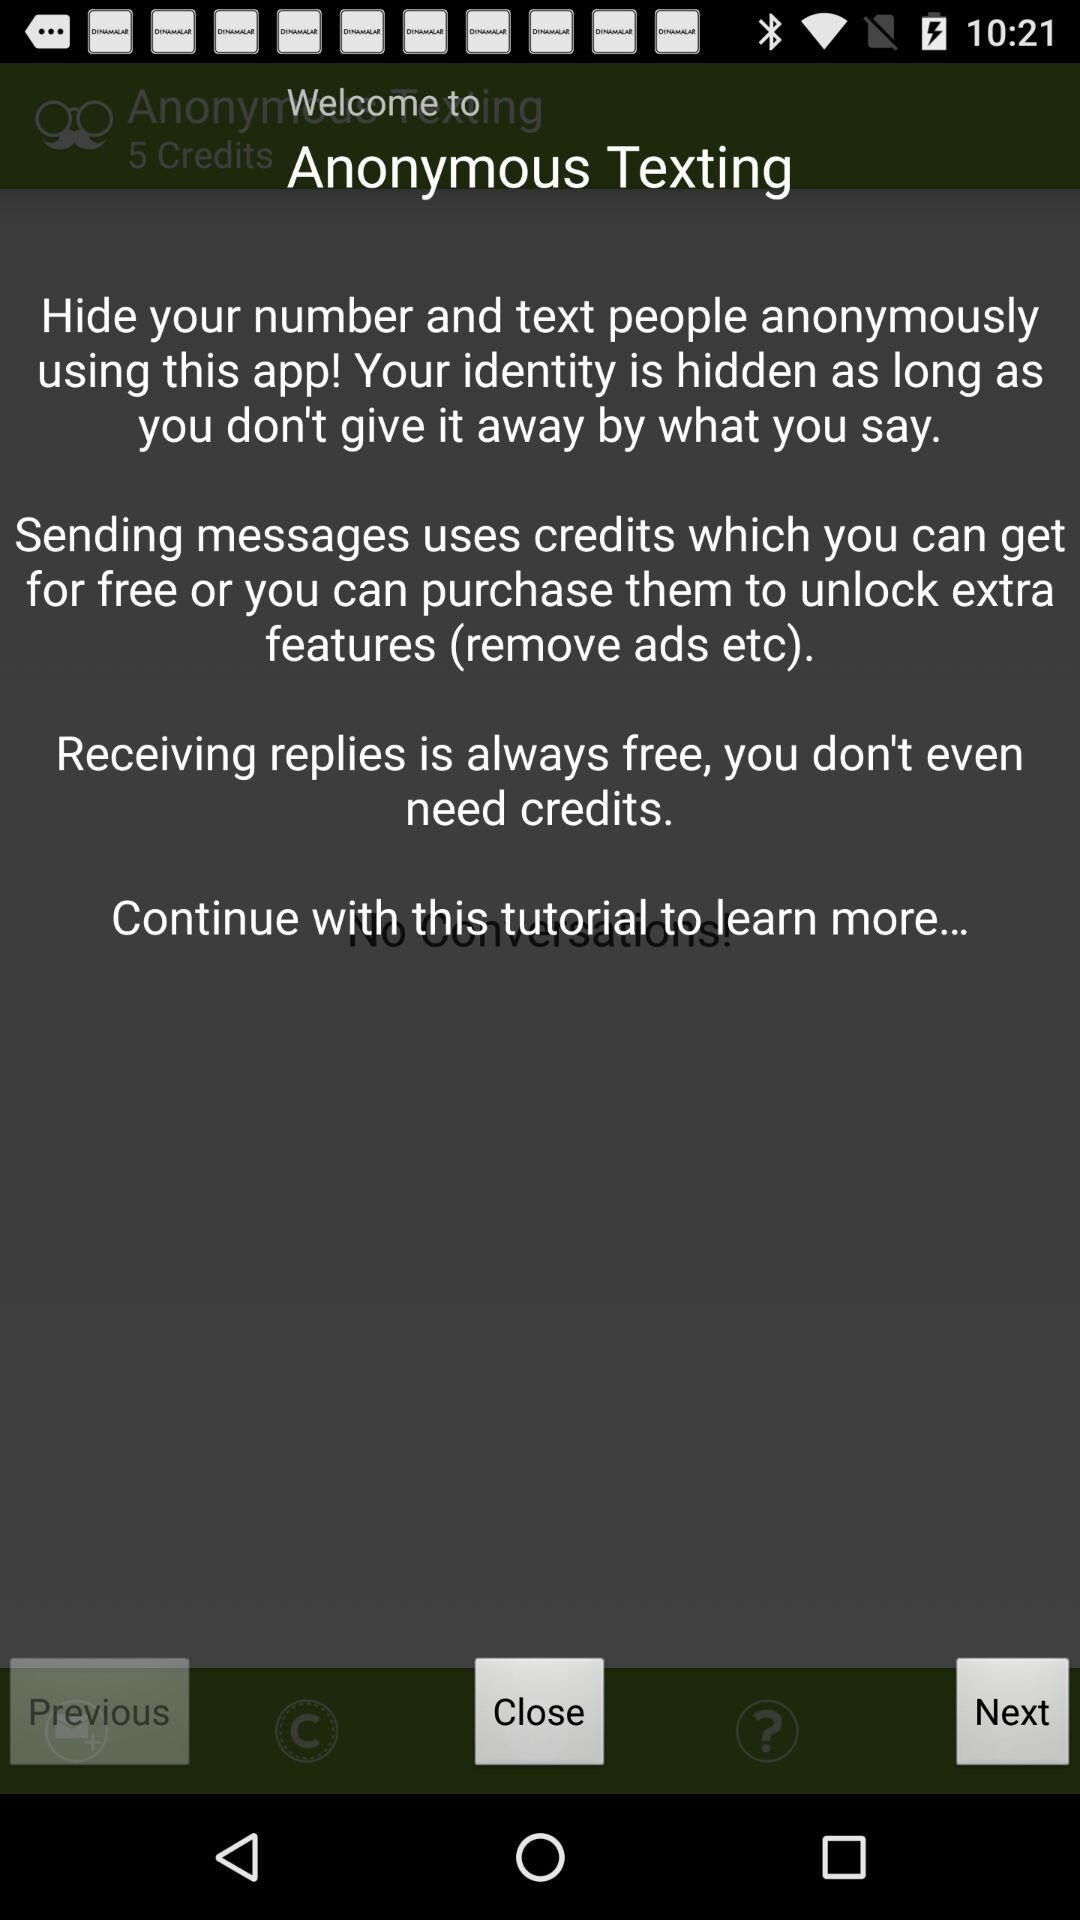  What do you see at coordinates (100, 1716) in the screenshot?
I see `icon below hide your number app` at bounding box center [100, 1716].